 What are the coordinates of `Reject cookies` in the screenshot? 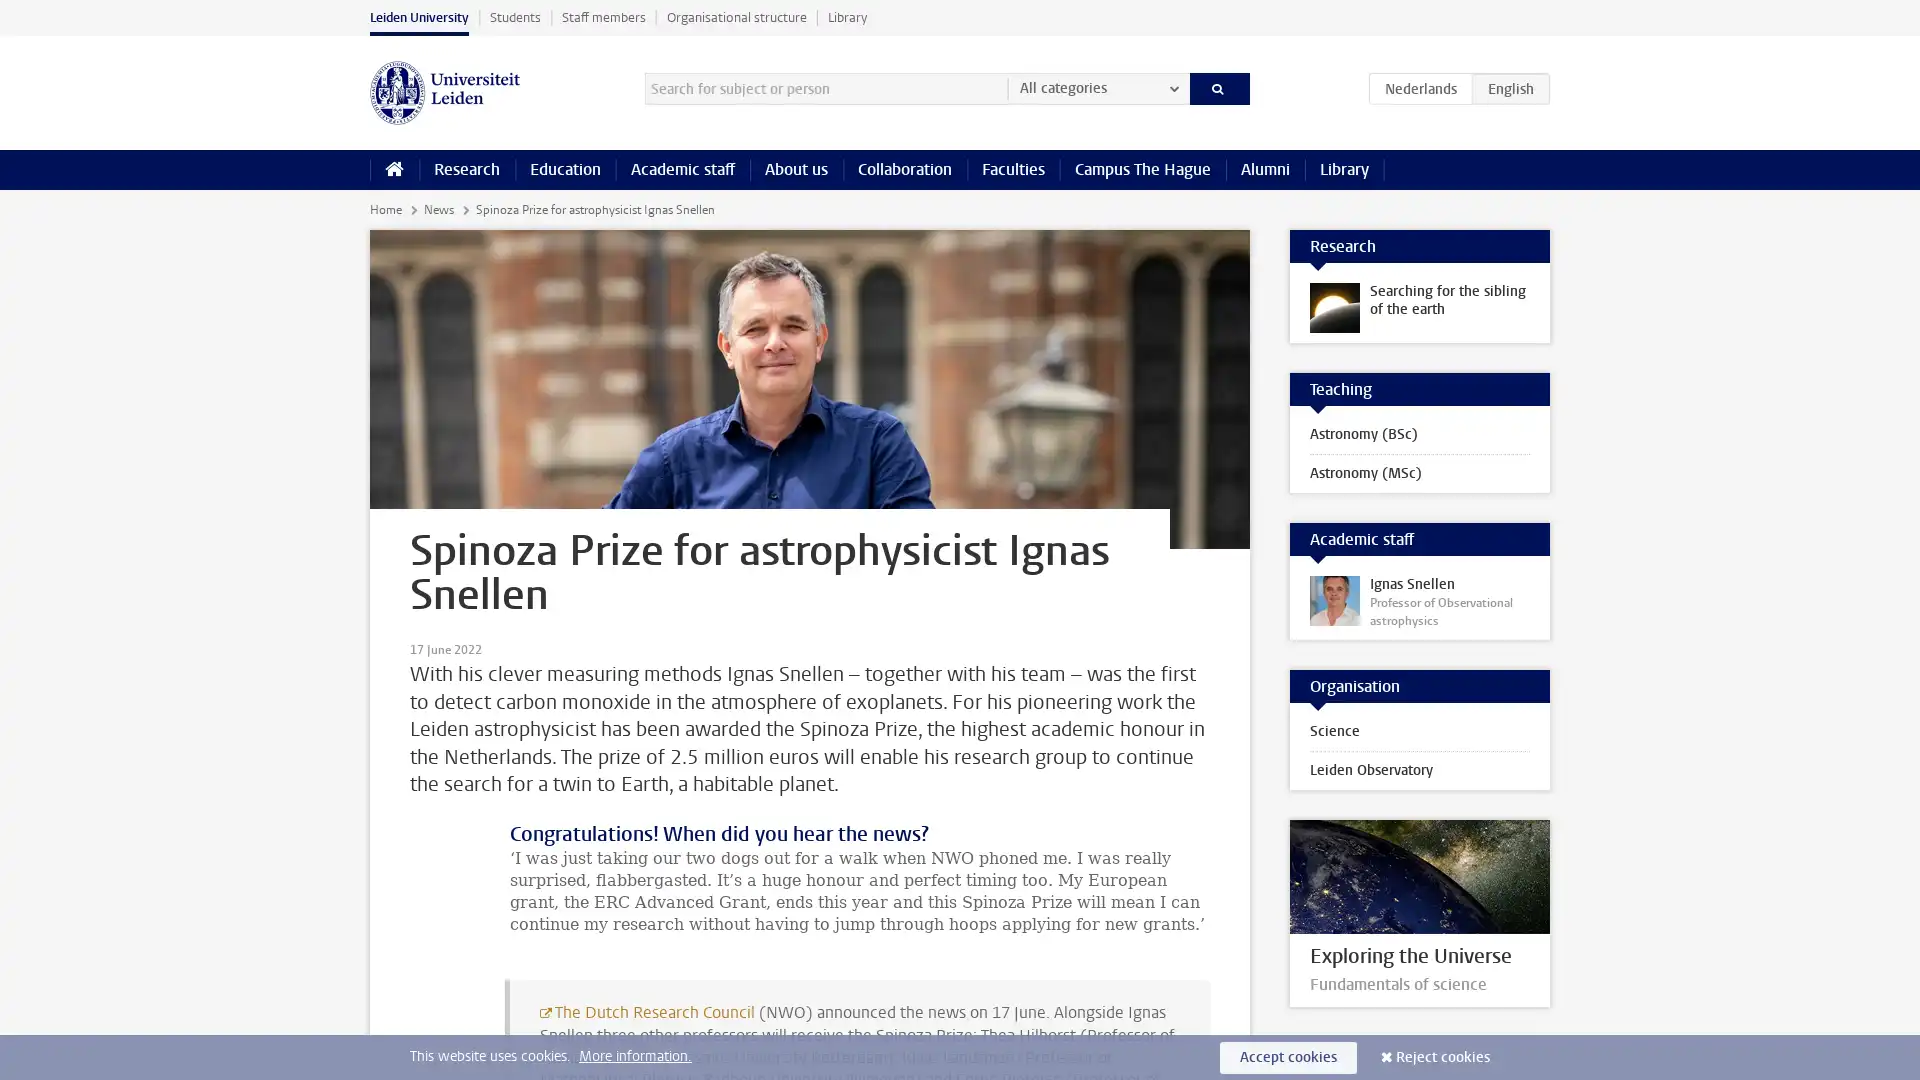 It's located at (1443, 1056).